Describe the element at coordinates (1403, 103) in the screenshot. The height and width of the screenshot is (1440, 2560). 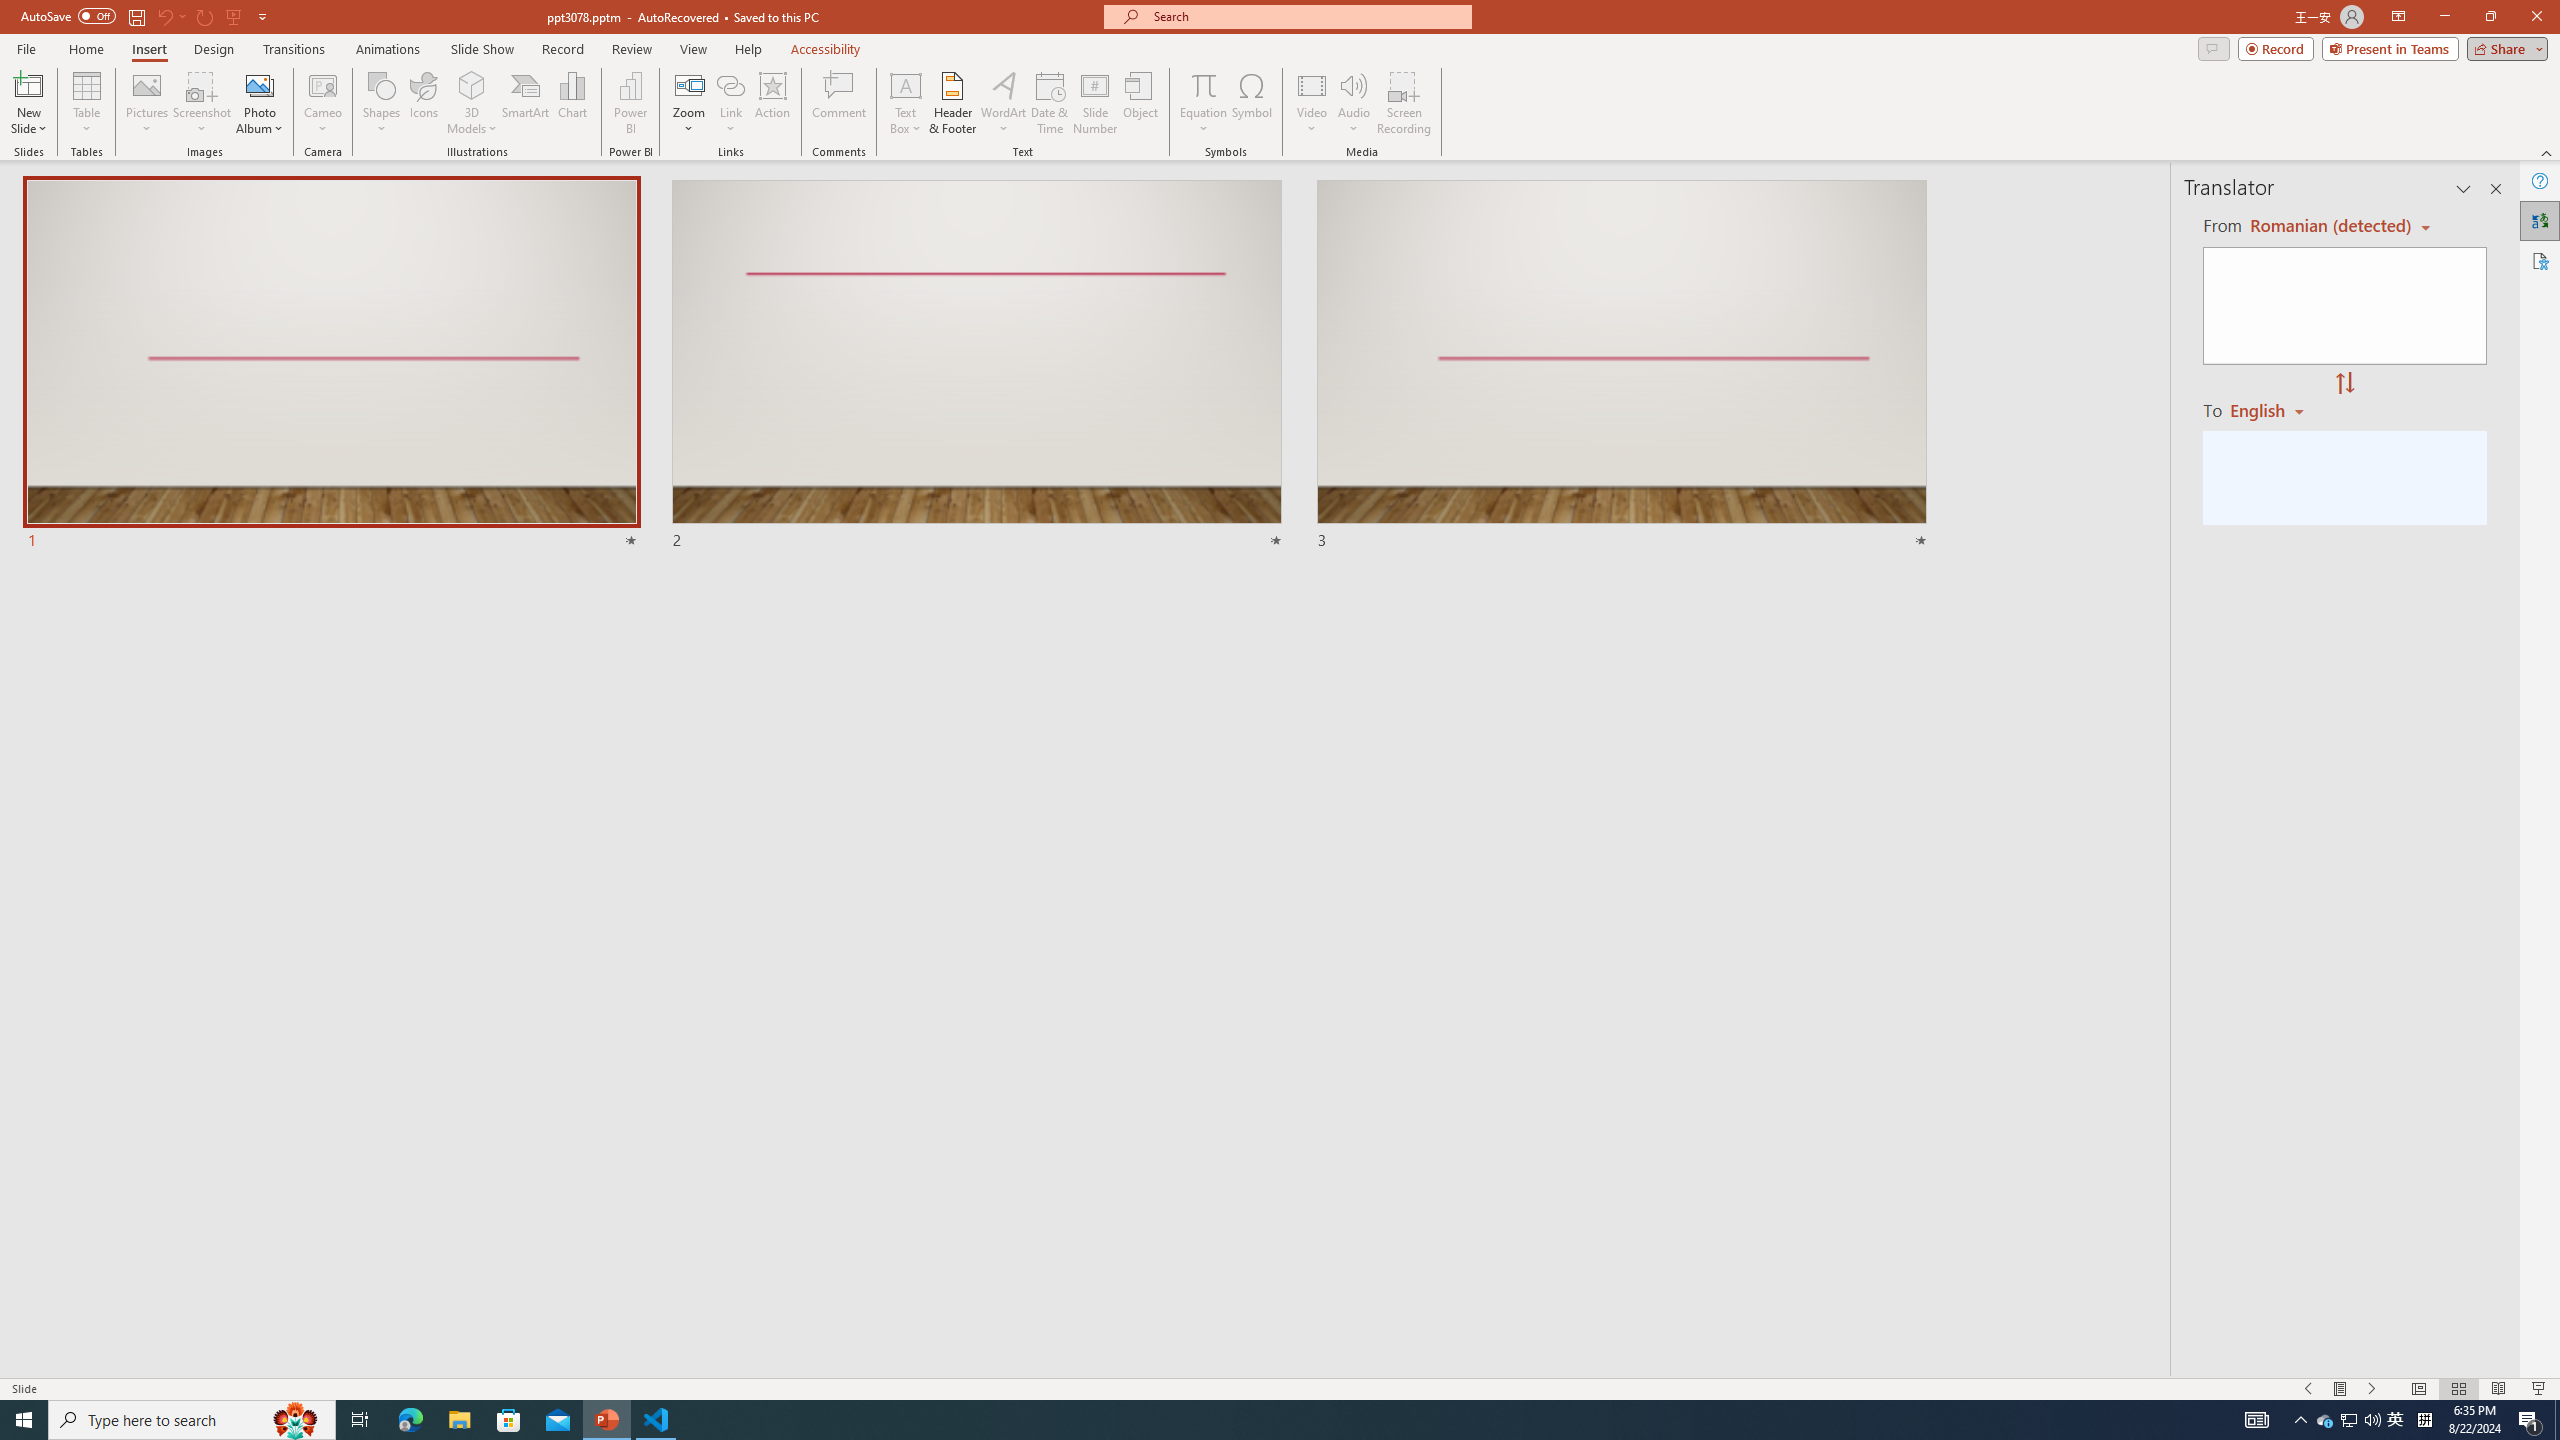
I see `'Screen Recording...'` at that location.